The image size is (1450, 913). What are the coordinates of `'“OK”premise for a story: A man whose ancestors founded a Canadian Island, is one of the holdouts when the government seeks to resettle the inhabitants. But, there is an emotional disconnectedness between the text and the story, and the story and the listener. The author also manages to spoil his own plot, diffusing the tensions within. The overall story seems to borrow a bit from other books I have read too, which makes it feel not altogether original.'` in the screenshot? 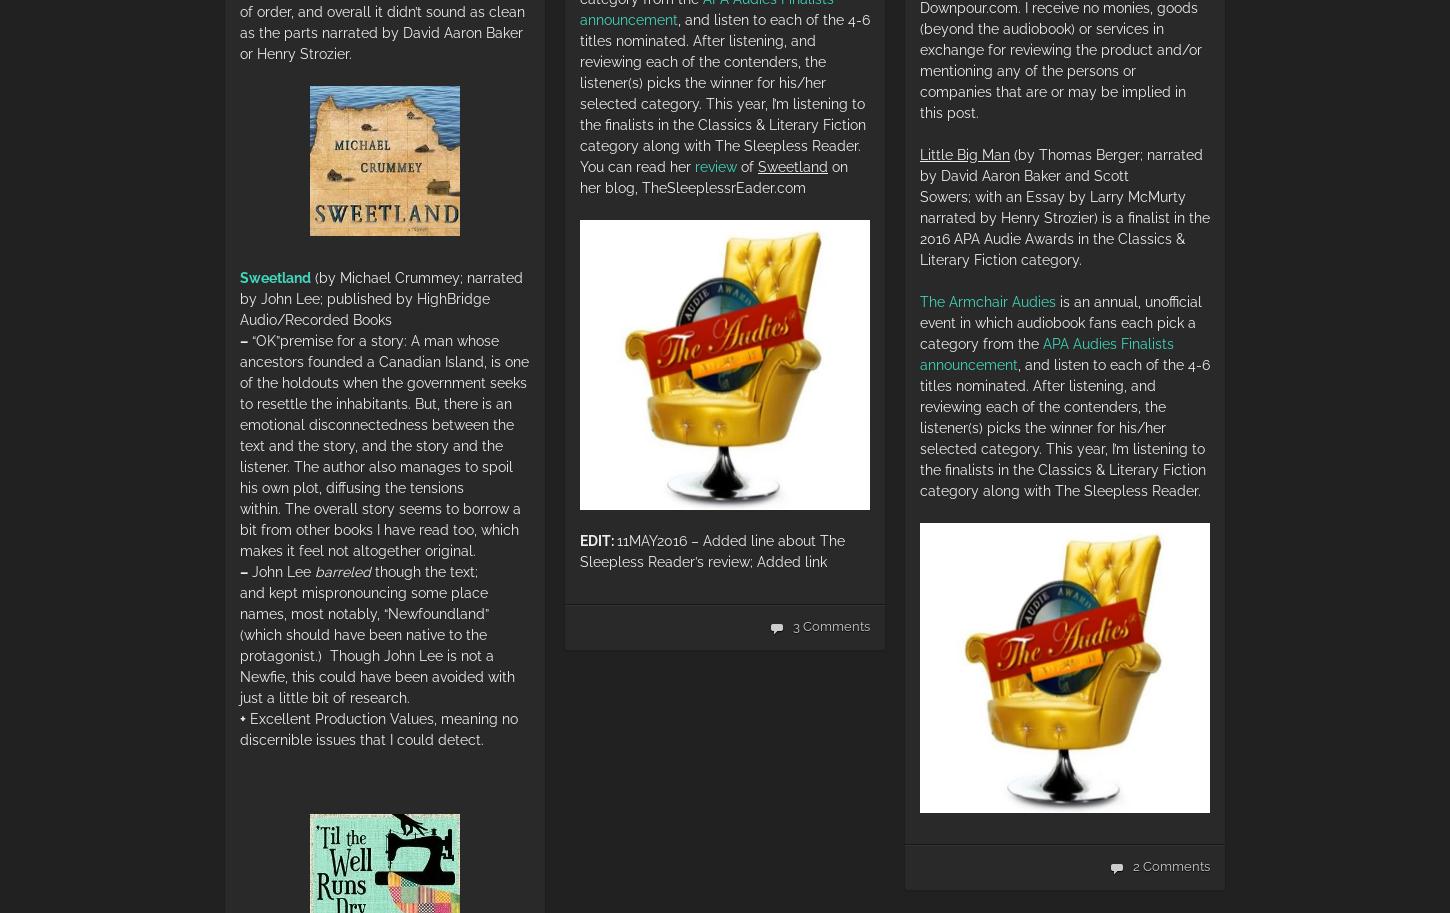 It's located at (238, 444).